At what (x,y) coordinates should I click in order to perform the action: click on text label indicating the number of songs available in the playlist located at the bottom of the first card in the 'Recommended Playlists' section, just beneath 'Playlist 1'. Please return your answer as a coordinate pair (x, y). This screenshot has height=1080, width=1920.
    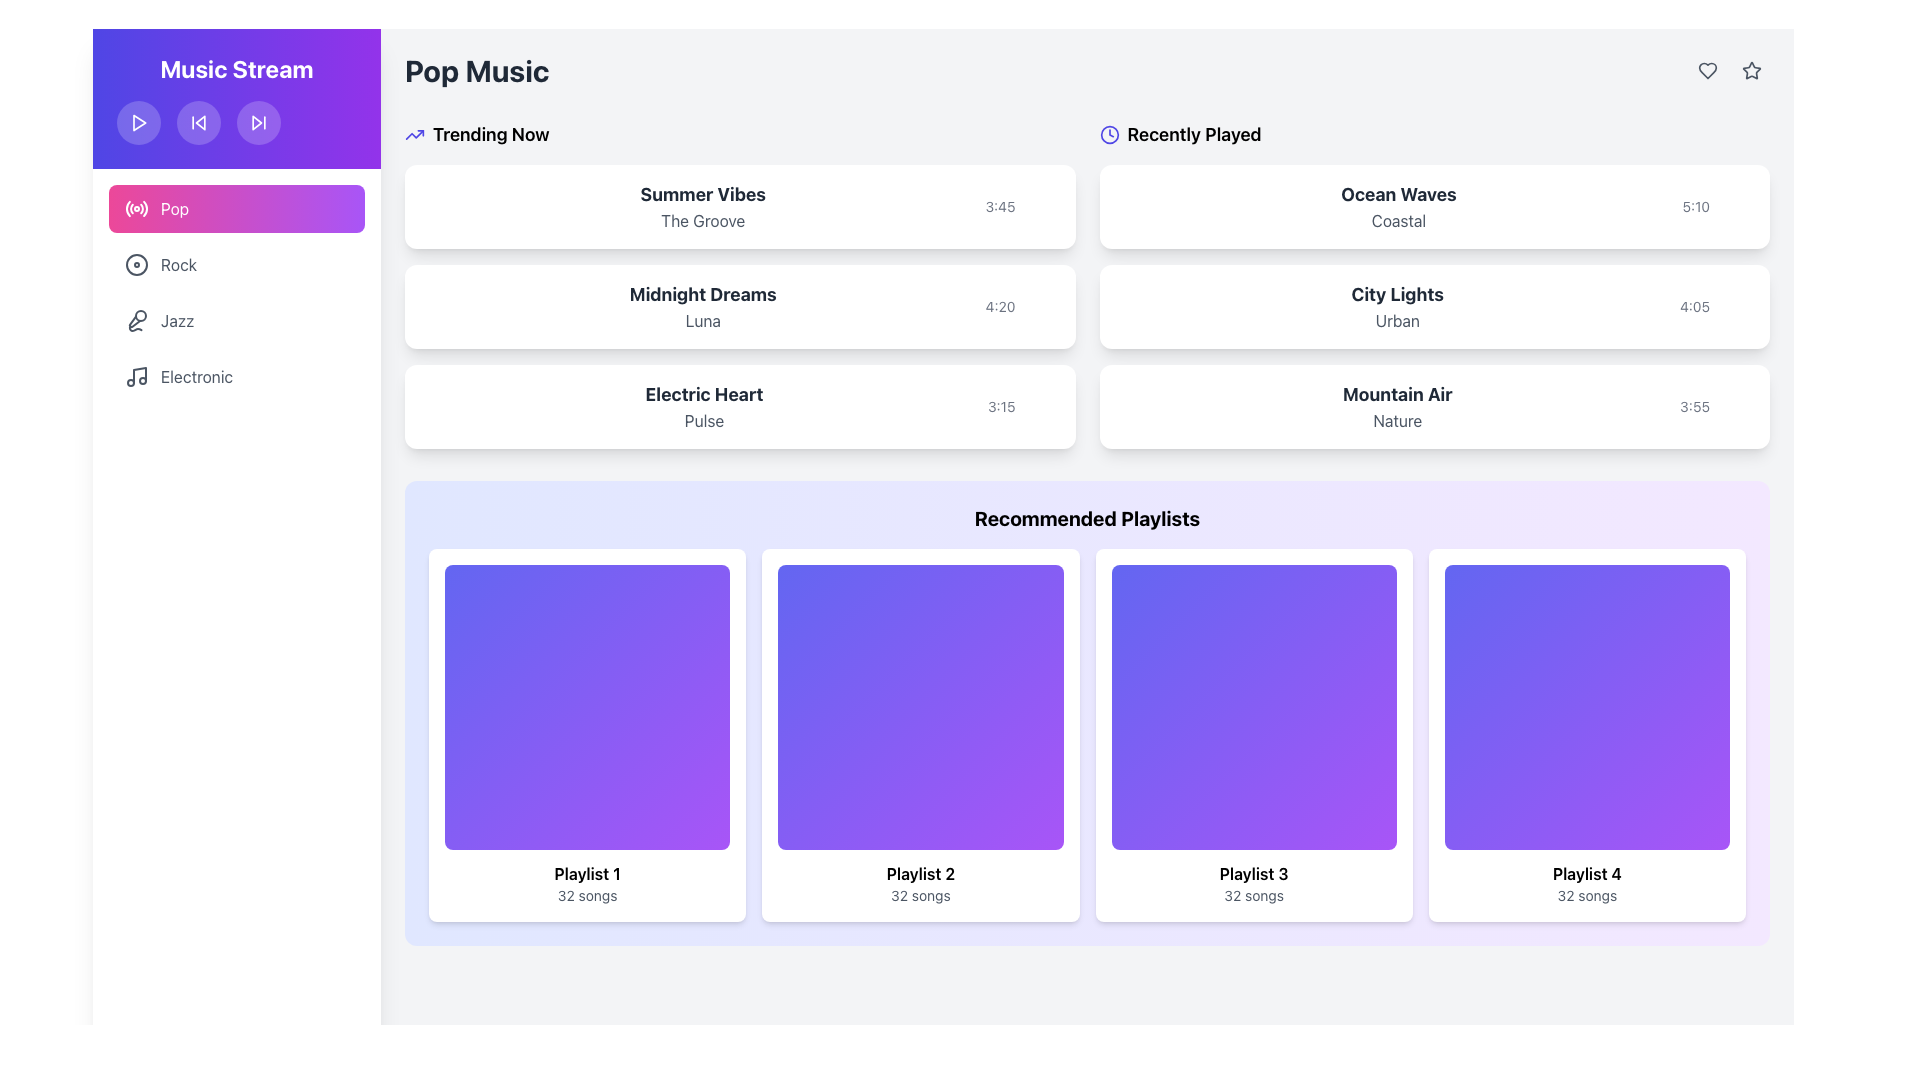
    Looking at the image, I should click on (586, 895).